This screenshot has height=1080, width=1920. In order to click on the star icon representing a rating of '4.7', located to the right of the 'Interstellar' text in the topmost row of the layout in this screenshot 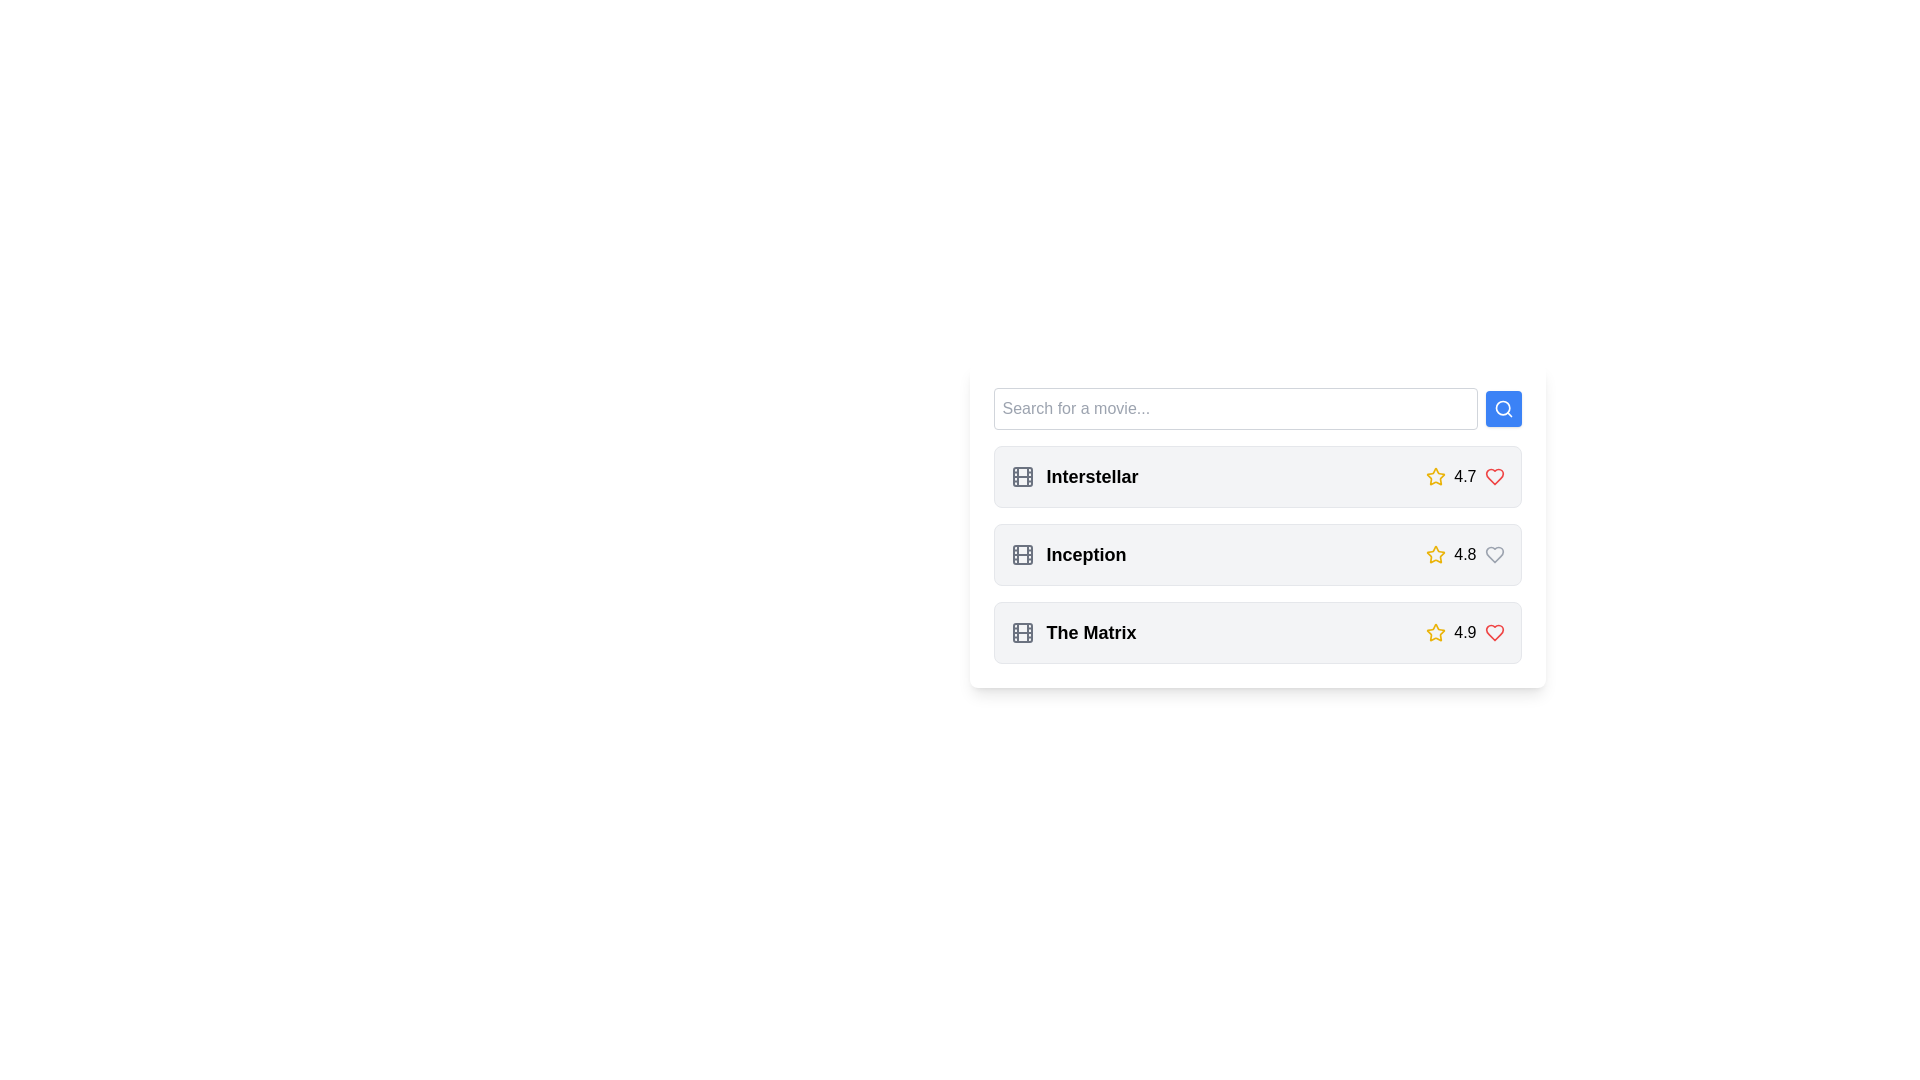, I will do `click(1435, 477)`.